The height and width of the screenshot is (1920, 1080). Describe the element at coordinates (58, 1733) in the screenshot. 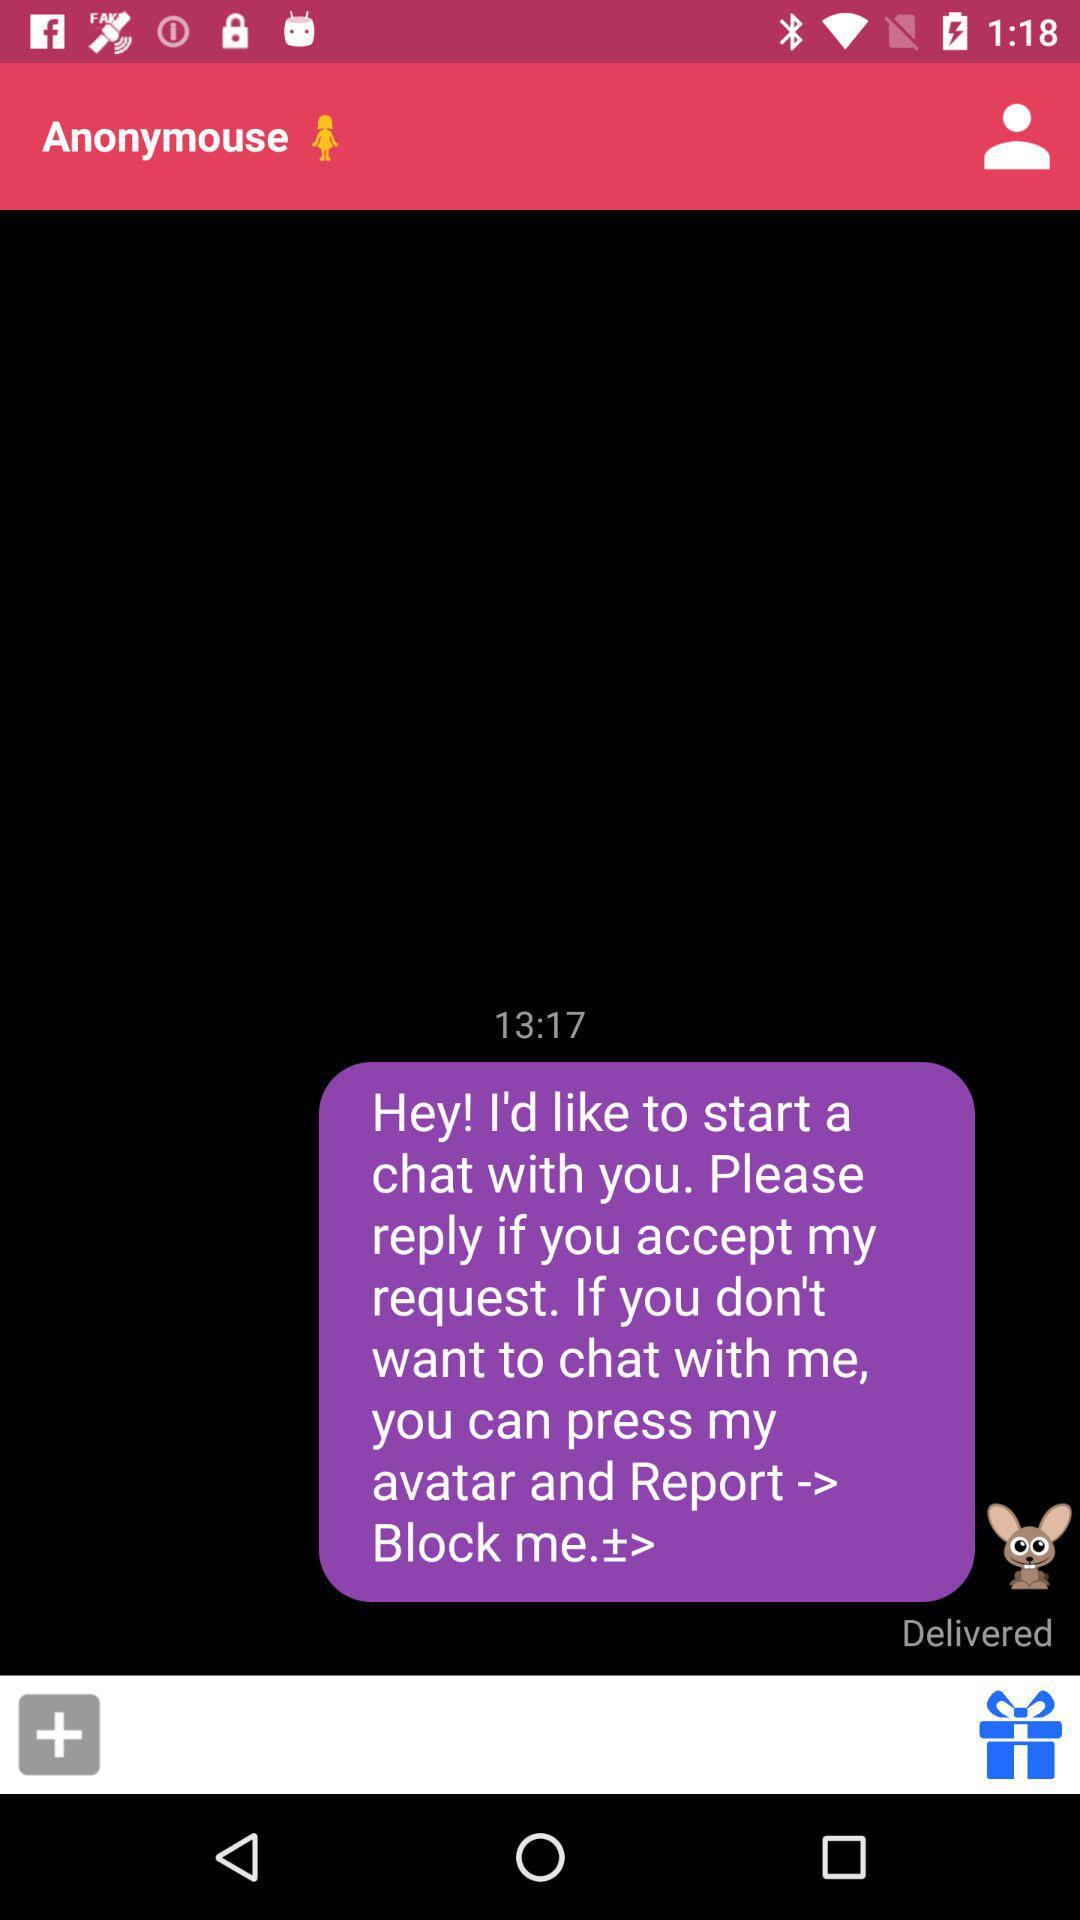

I see `message` at that location.